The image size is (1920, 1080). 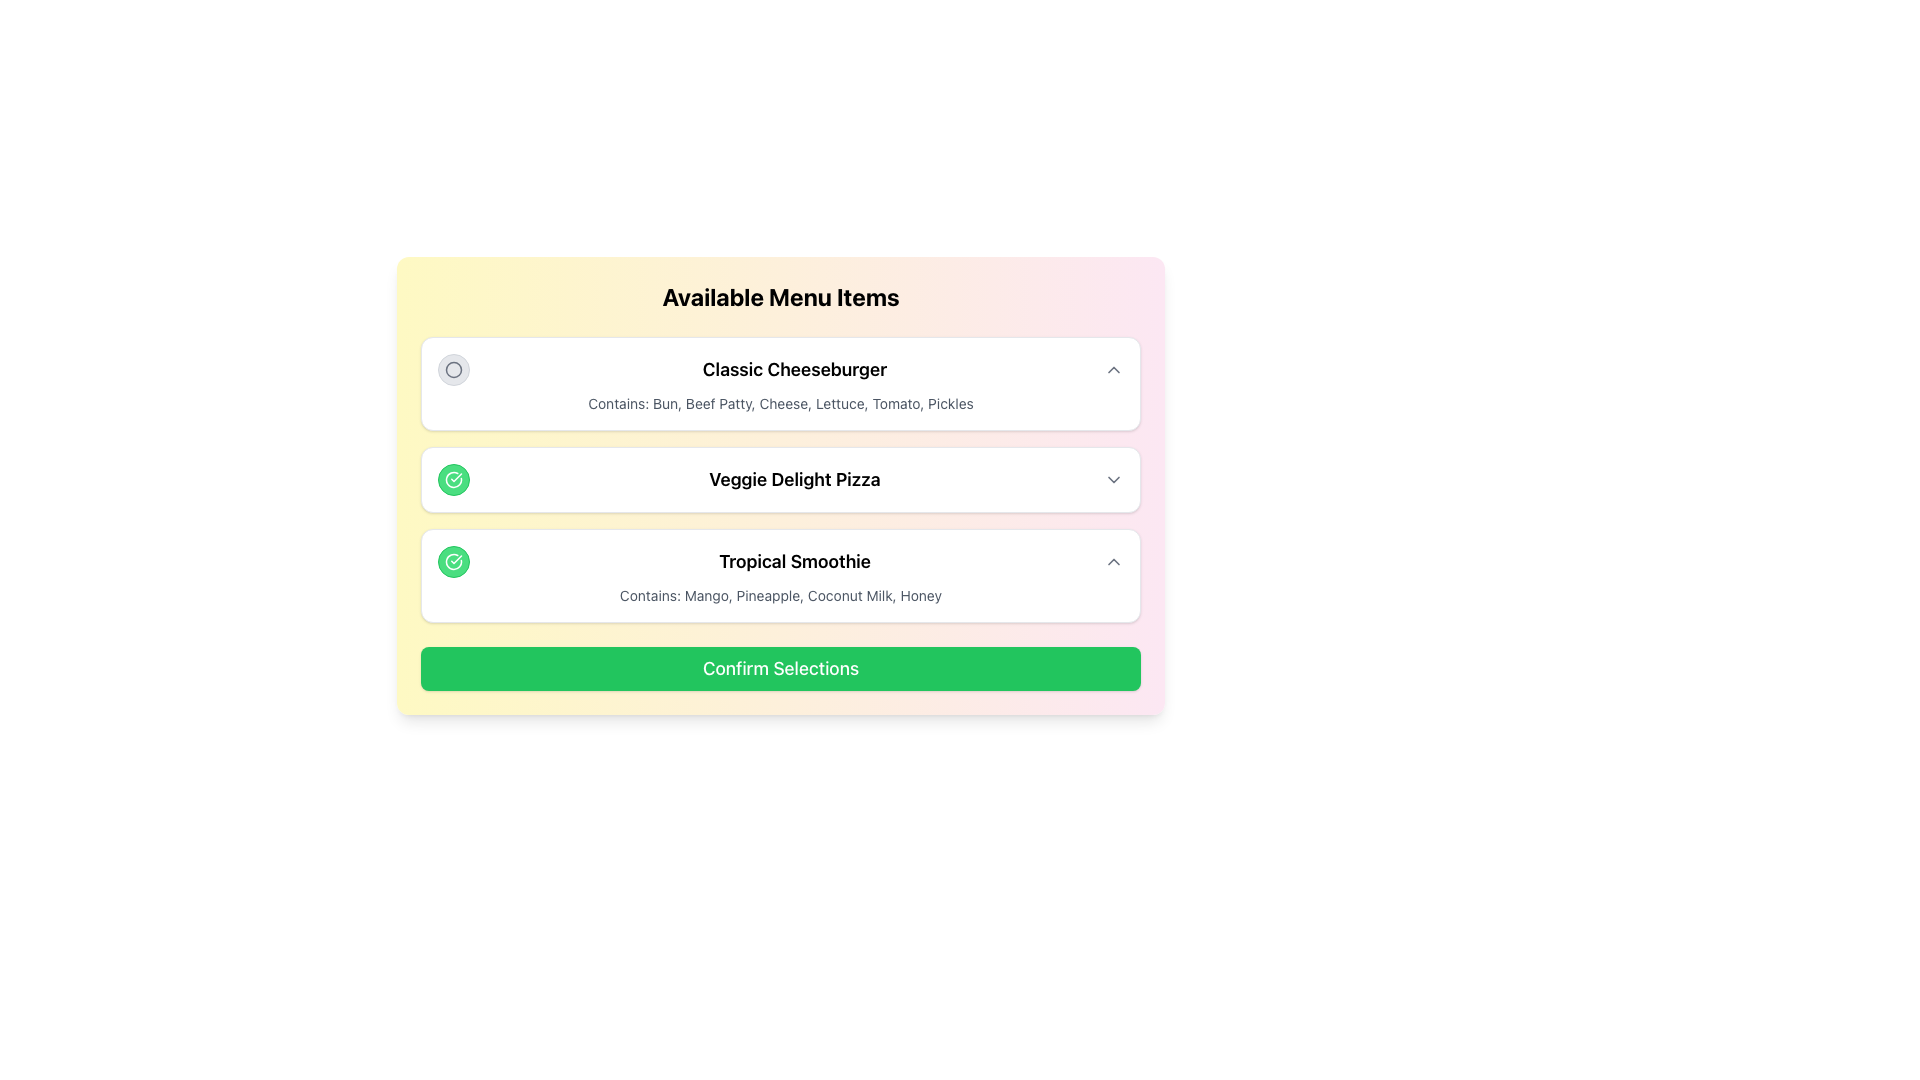 I want to click on the menu item header titled 'Classic Cheeseburger', so click(x=780, y=370).